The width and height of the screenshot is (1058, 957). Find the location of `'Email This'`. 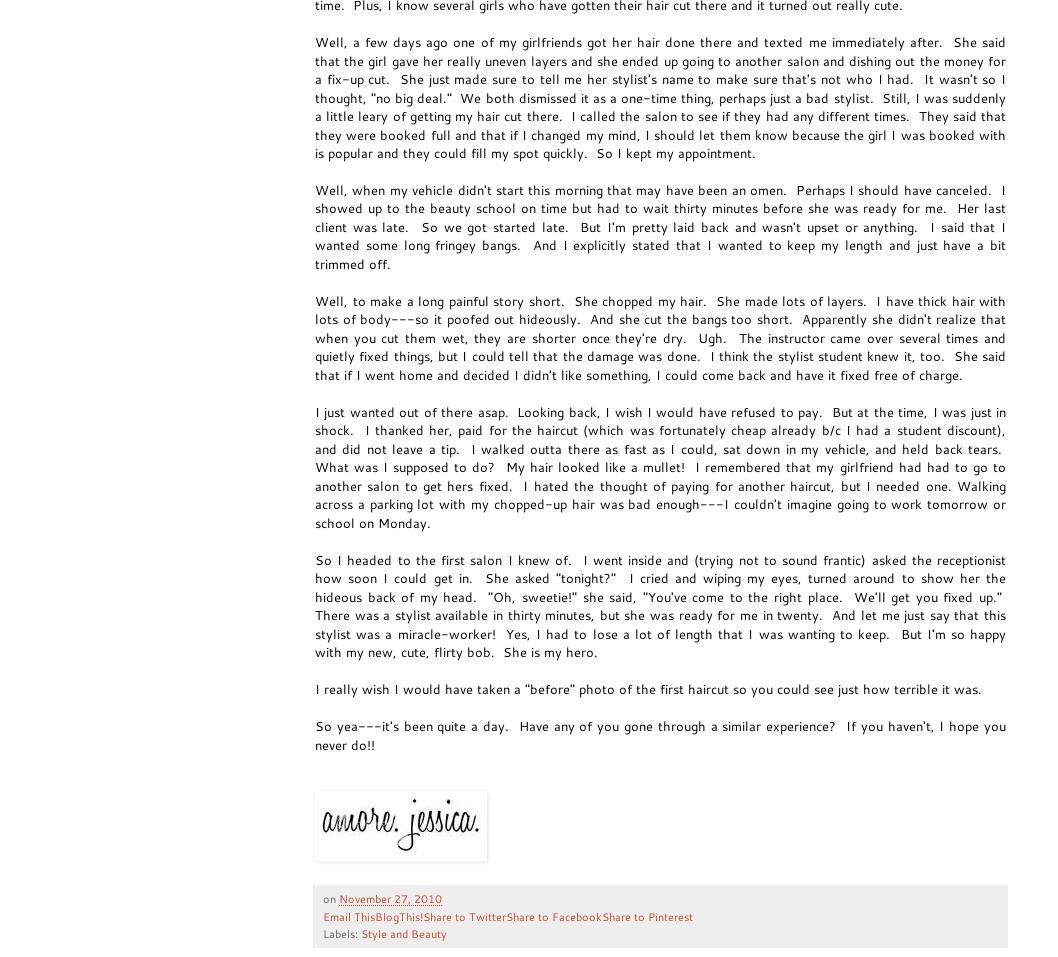

'Email This' is located at coordinates (348, 915).